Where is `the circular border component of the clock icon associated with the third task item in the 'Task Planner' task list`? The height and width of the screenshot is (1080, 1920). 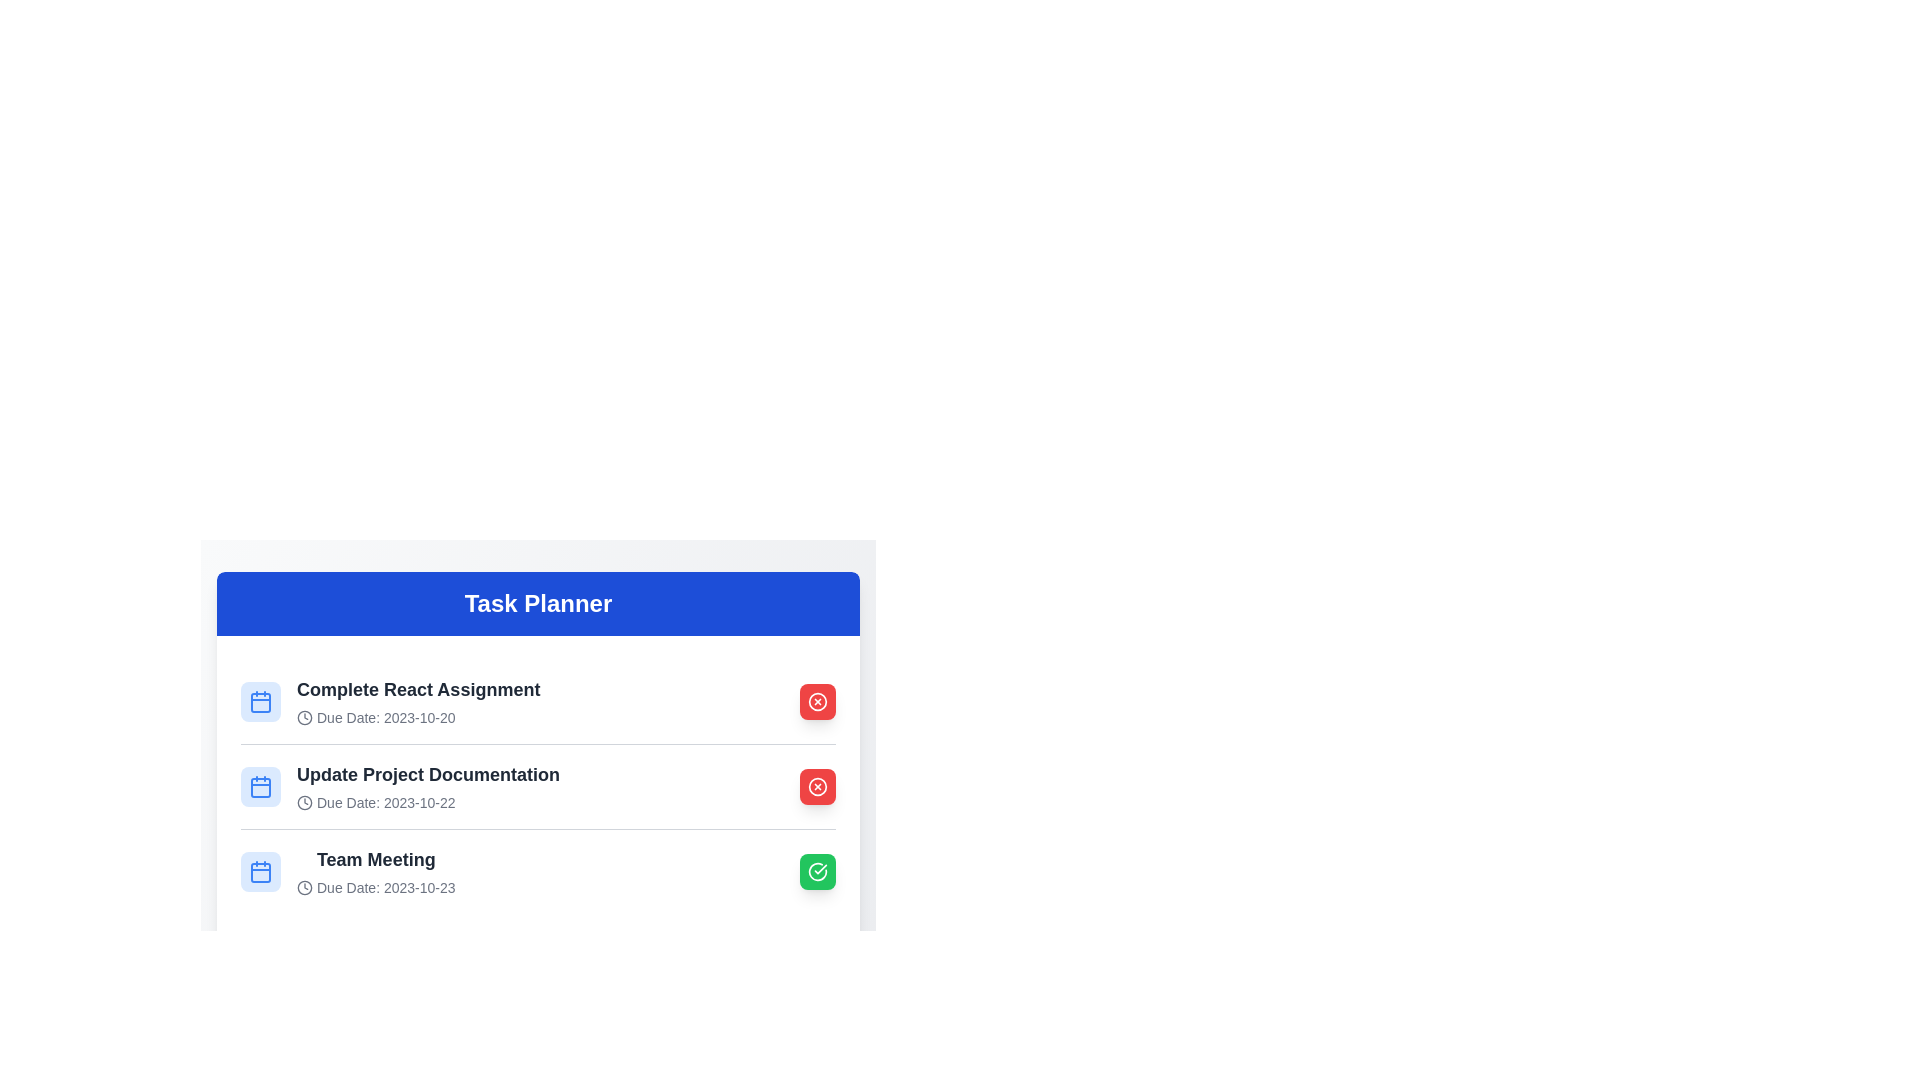 the circular border component of the clock icon associated with the third task item in the 'Task Planner' task list is located at coordinates (304, 886).